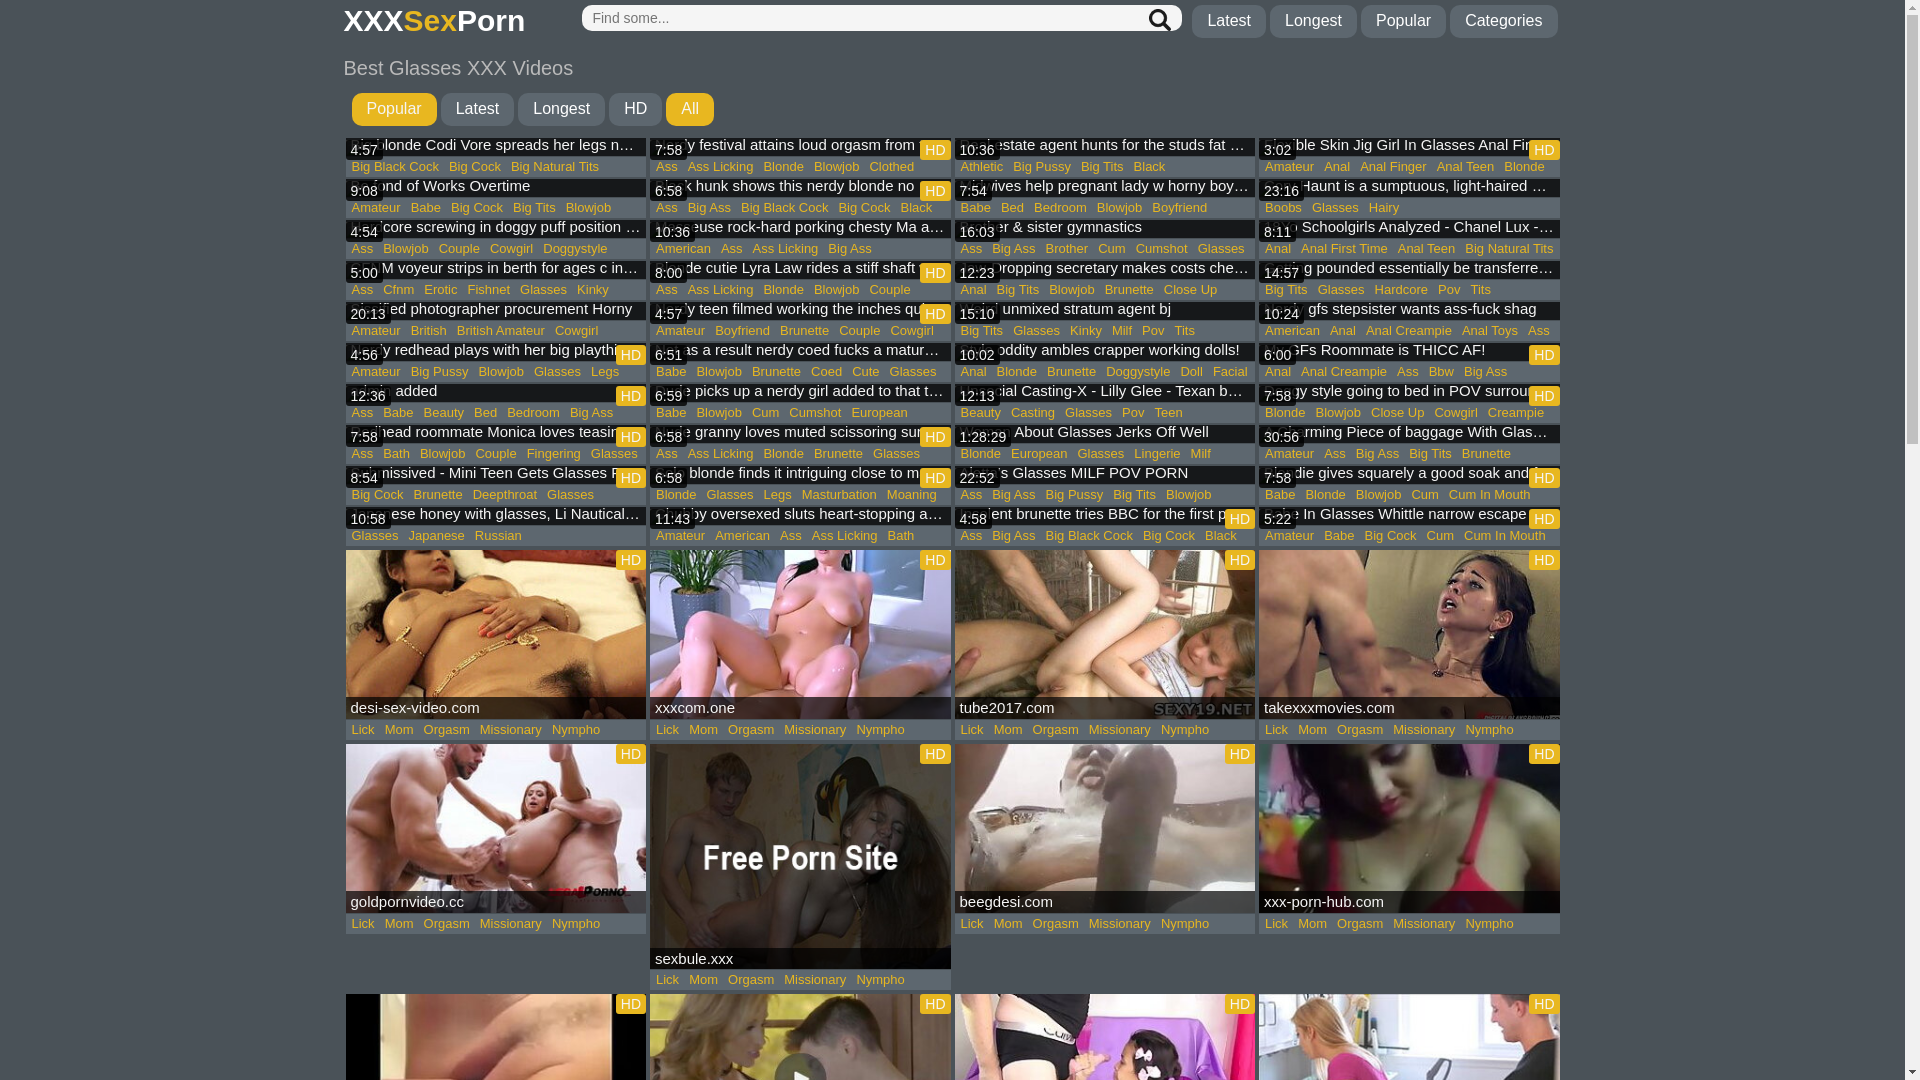 The image size is (1920, 1080). Describe the element at coordinates (511, 248) in the screenshot. I see `'Cowgirl'` at that location.